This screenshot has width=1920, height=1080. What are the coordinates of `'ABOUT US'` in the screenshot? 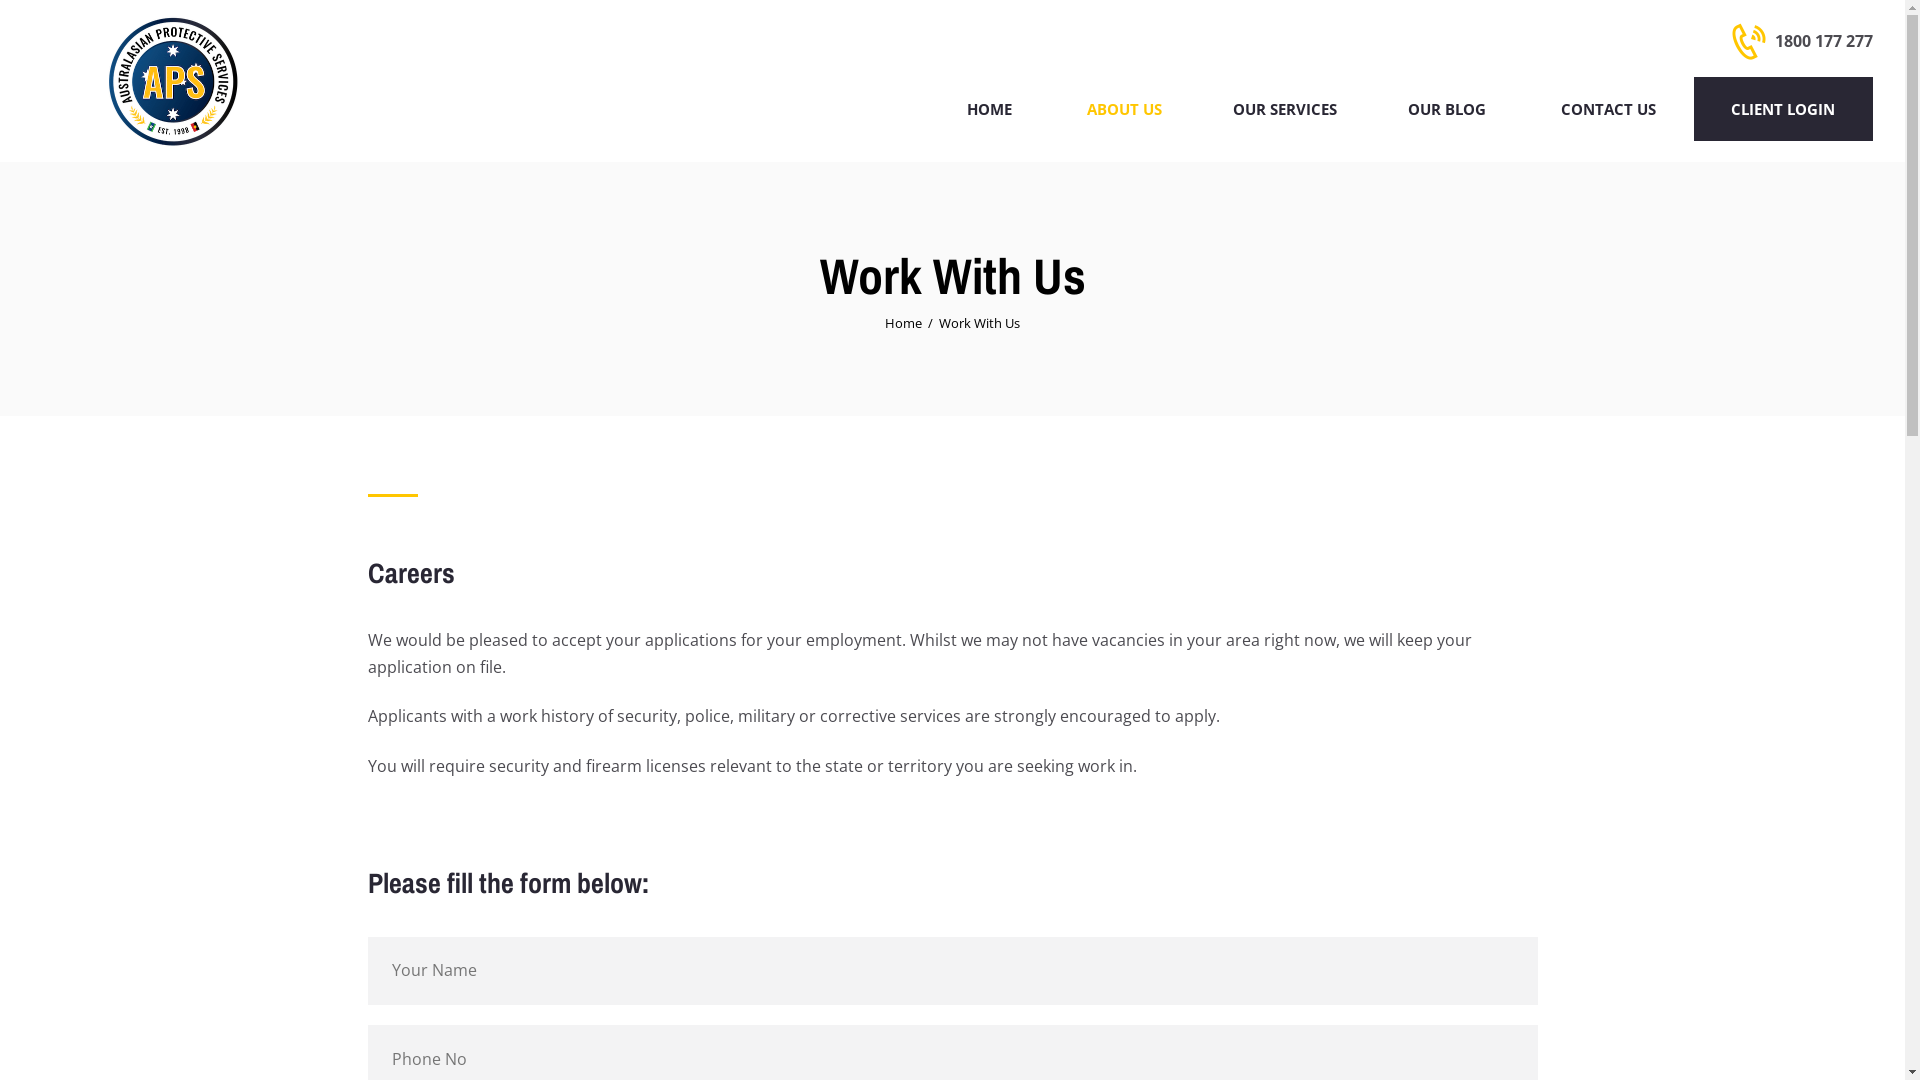 It's located at (1048, 108).